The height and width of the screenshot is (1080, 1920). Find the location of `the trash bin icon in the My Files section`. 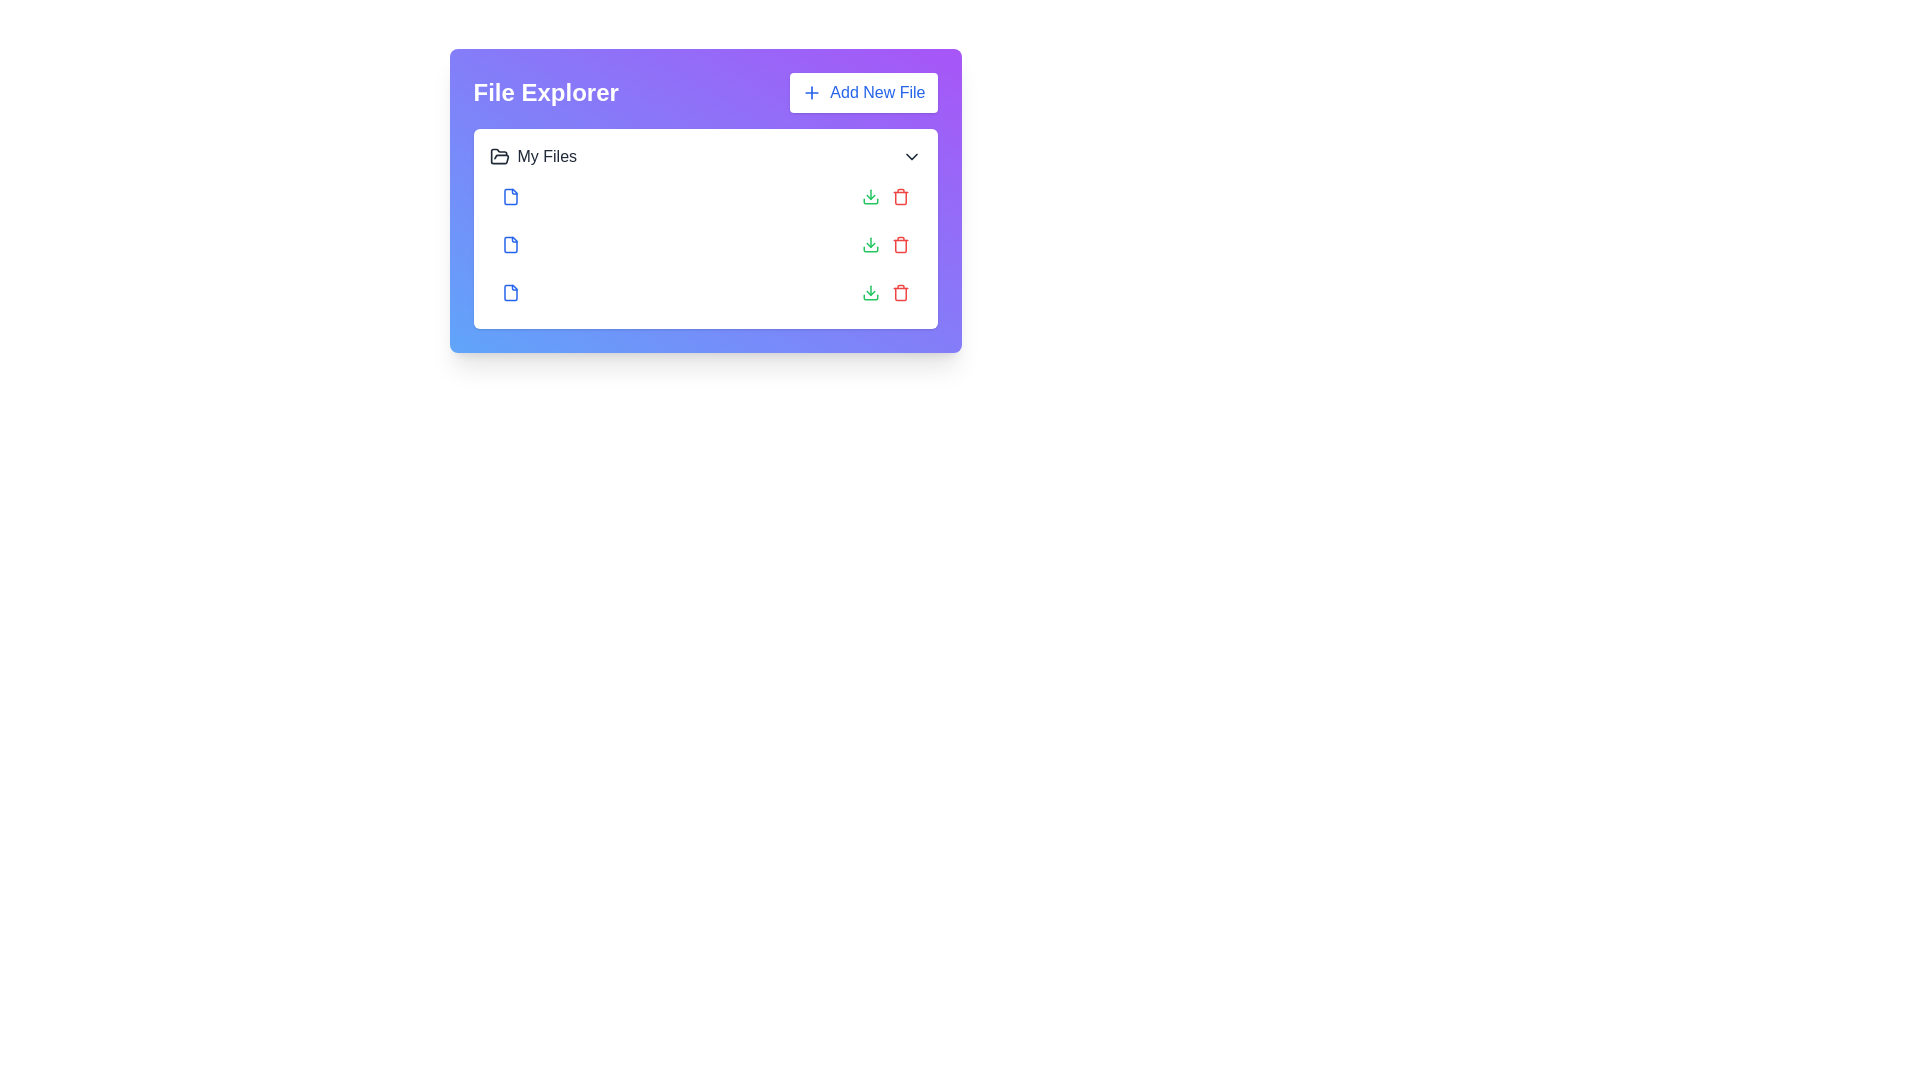

the trash bin icon in the My Files section is located at coordinates (899, 198).